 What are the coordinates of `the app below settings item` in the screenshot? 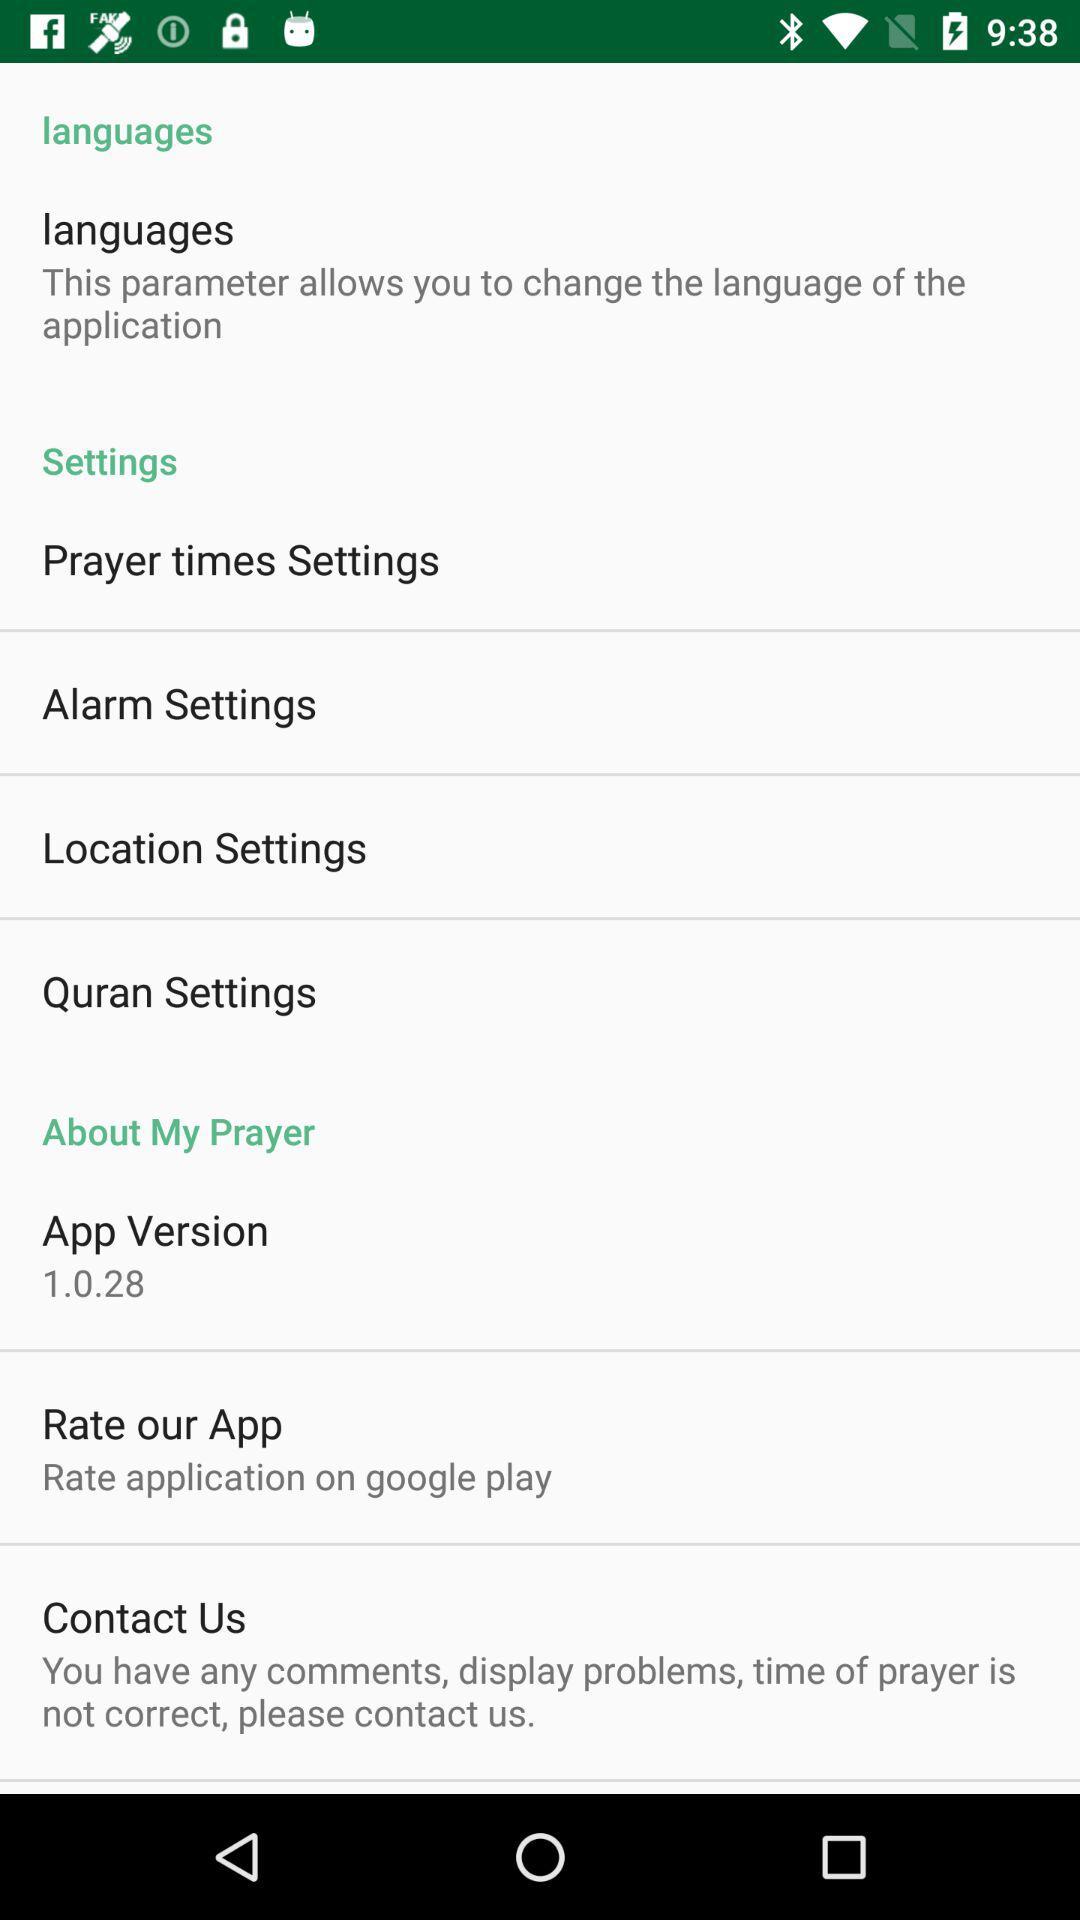 It's located at (240, 558).